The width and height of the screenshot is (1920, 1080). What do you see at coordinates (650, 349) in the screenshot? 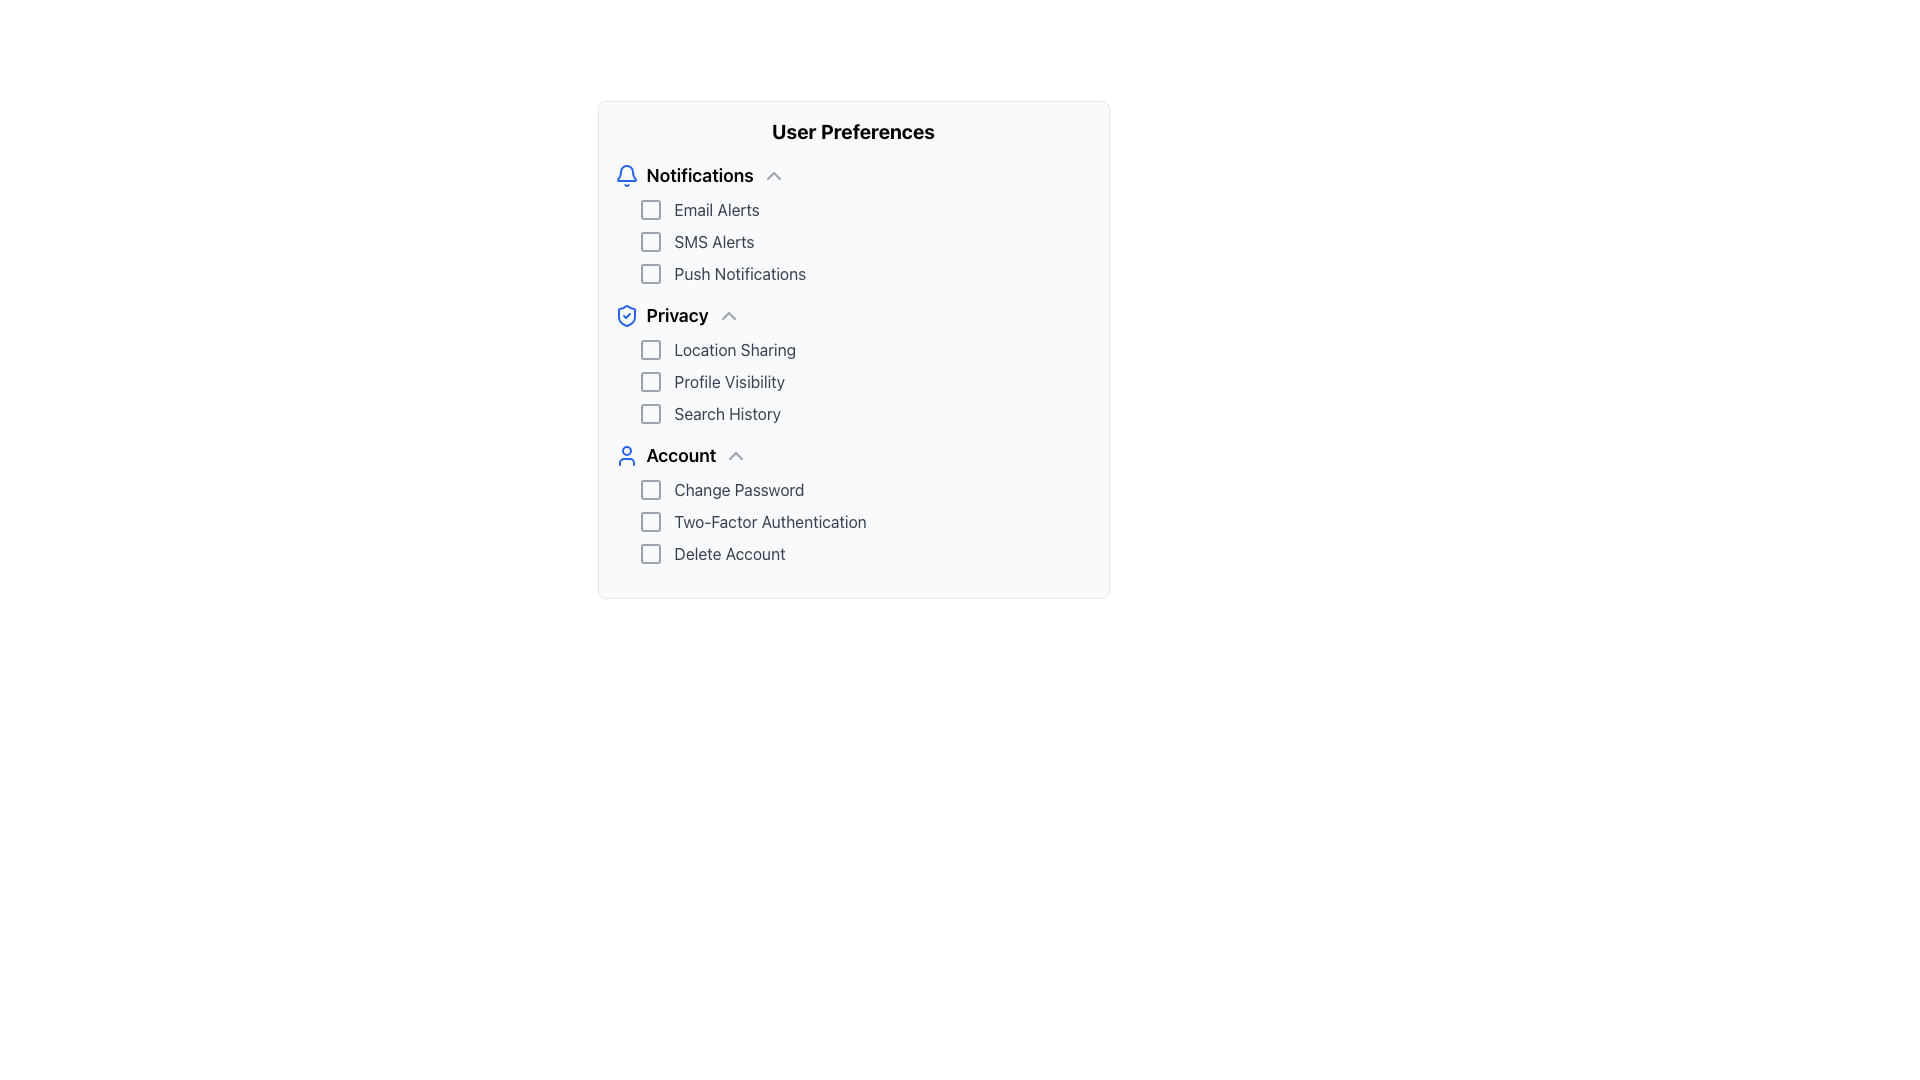
I see `the 'Location Sharing' checkbox in the Privacy category of the User Preferences interface` at bounding box center [650, 349].